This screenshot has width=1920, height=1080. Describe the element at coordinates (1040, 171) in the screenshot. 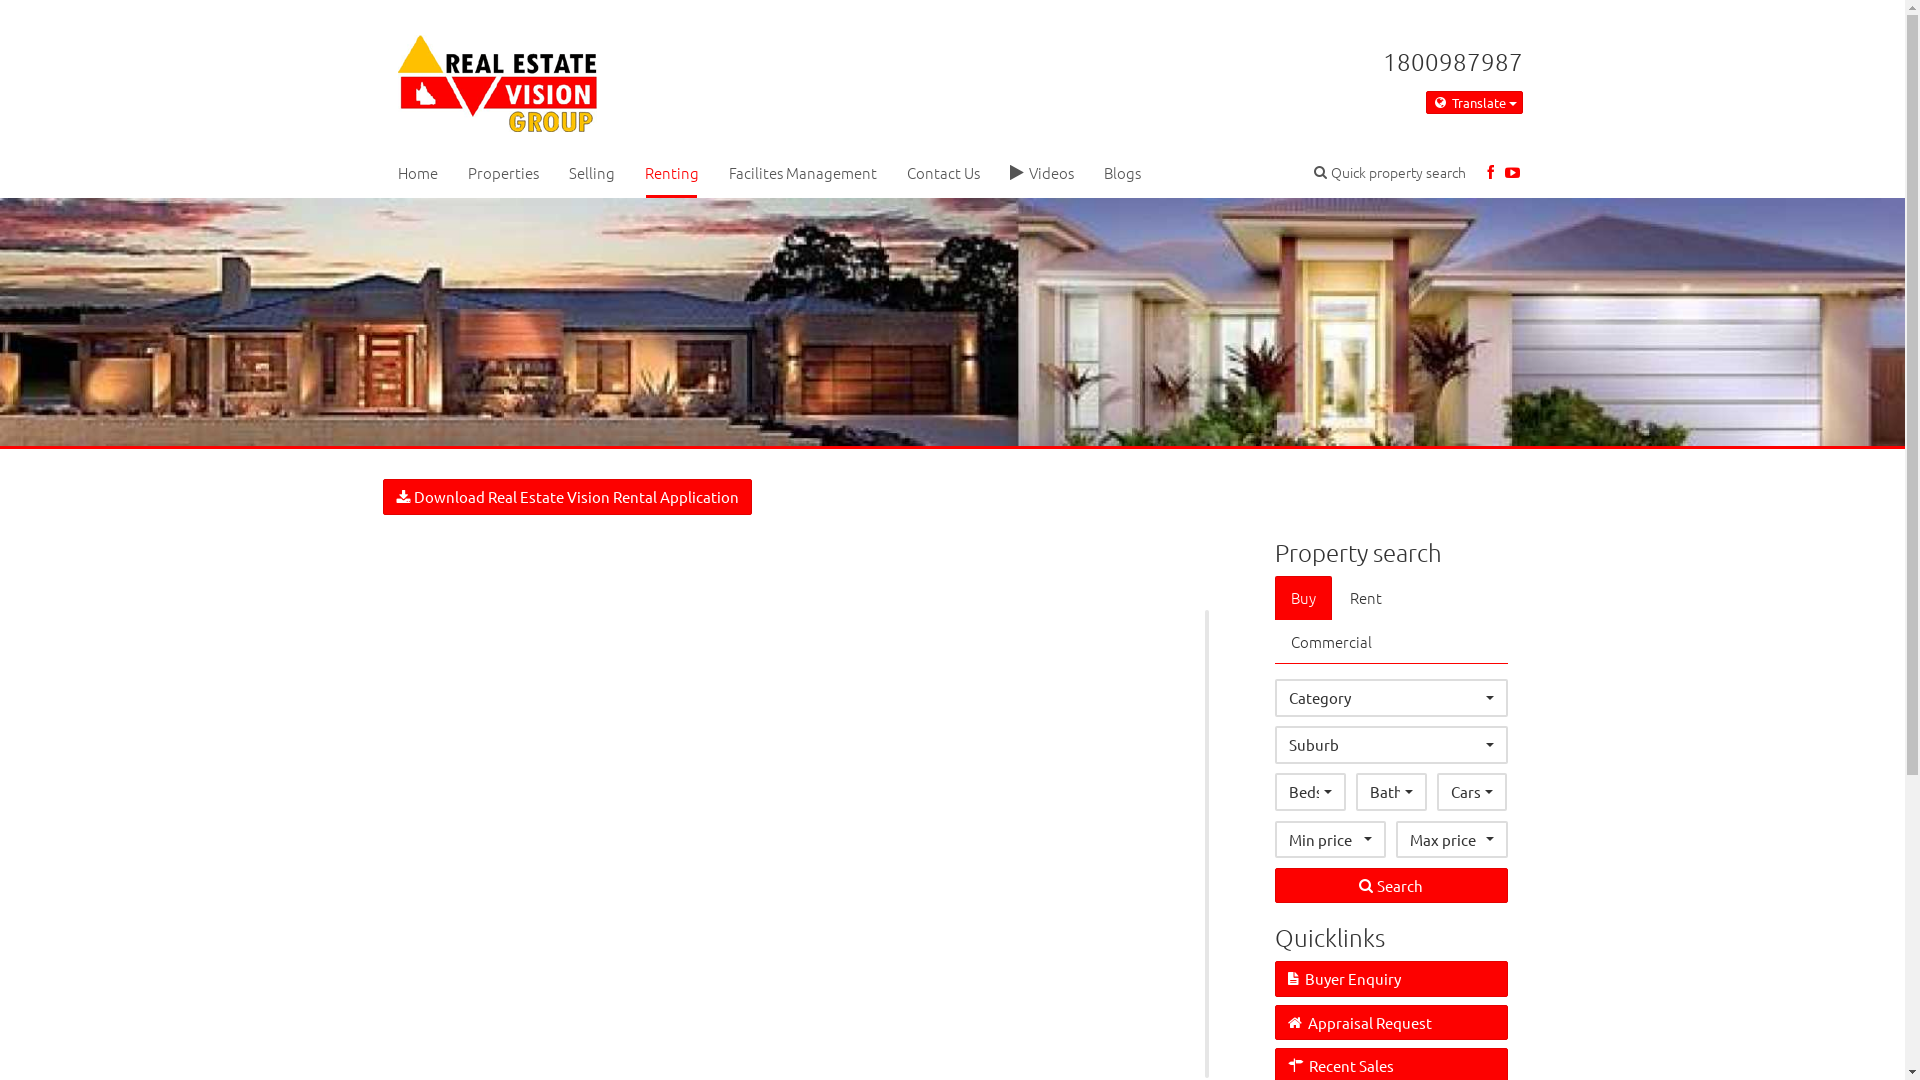

I see `'Videos'` at that location.